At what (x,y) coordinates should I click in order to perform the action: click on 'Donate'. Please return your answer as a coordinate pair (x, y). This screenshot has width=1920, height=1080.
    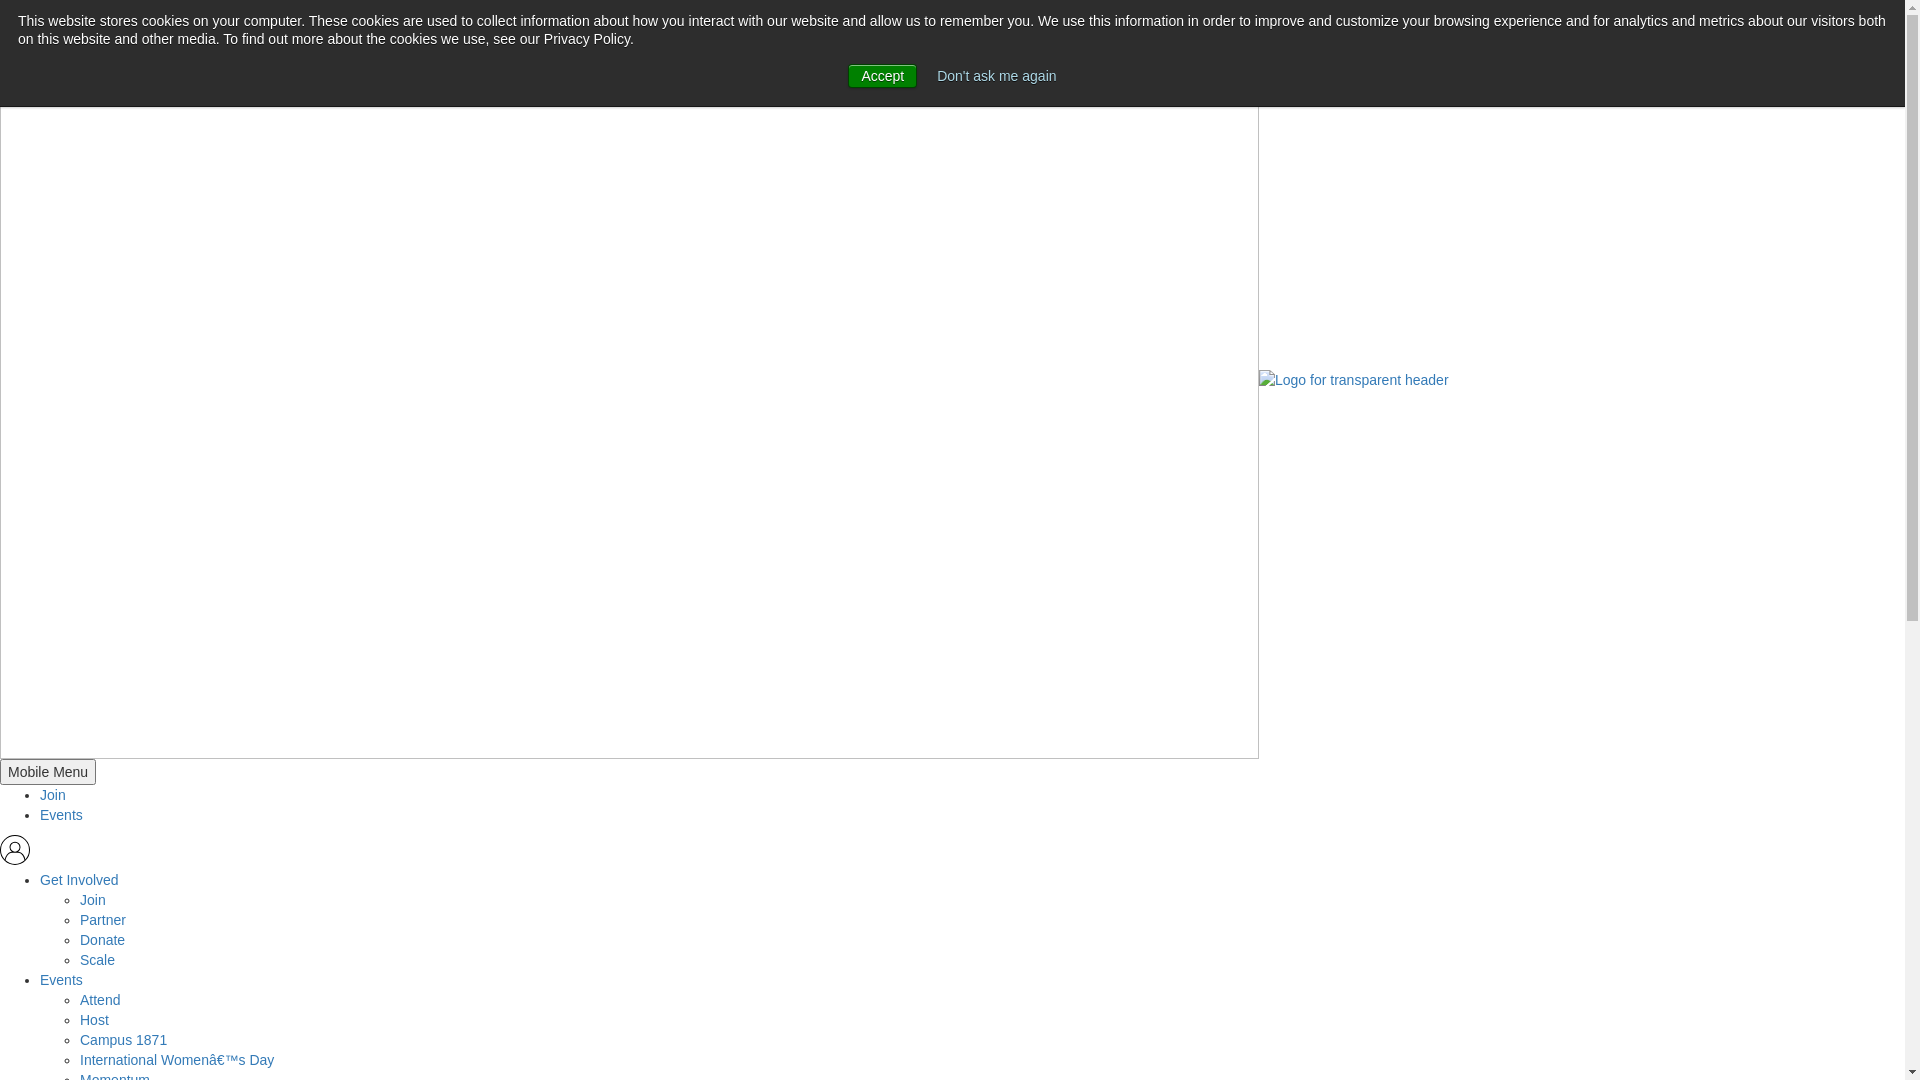
    Looking at the image, I should click on (101, 940).